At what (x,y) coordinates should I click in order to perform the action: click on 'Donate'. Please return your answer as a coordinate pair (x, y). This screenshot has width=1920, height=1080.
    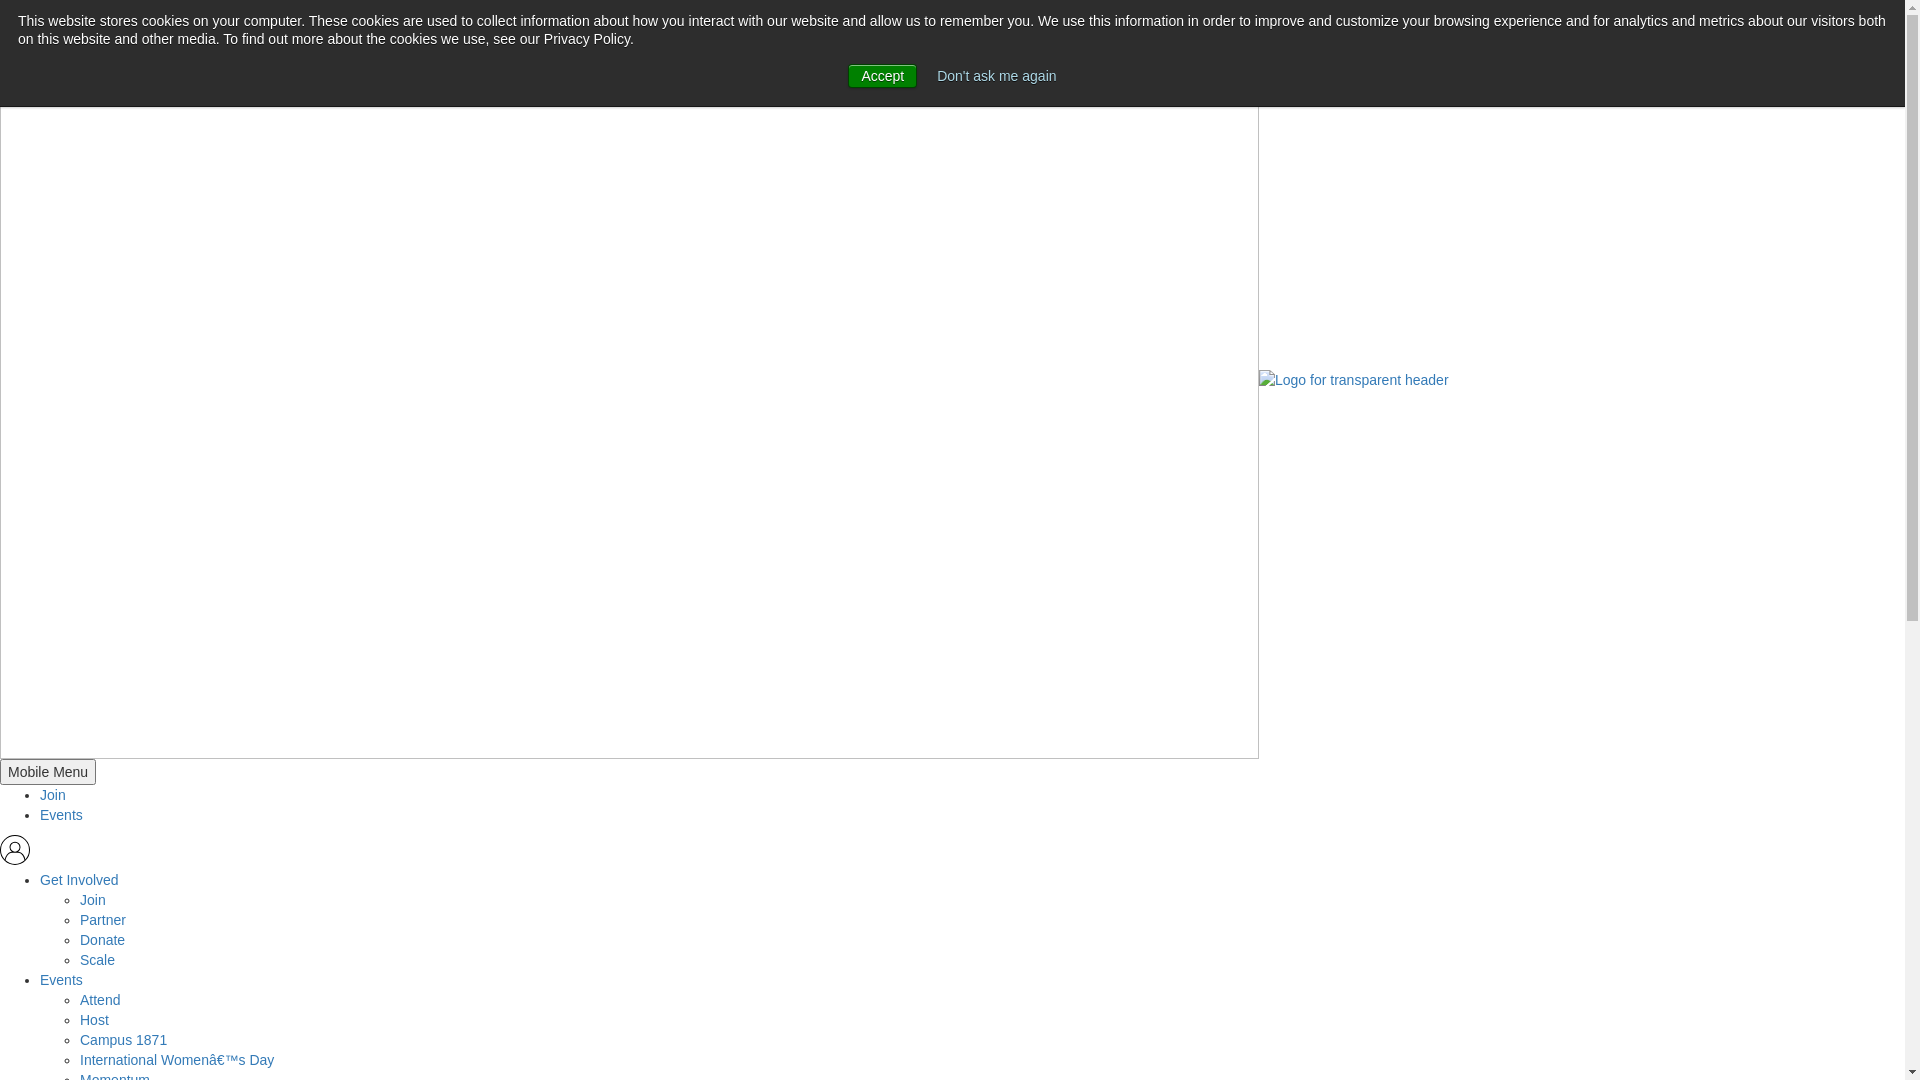
    Looking at the image, I should click on (101, 940).